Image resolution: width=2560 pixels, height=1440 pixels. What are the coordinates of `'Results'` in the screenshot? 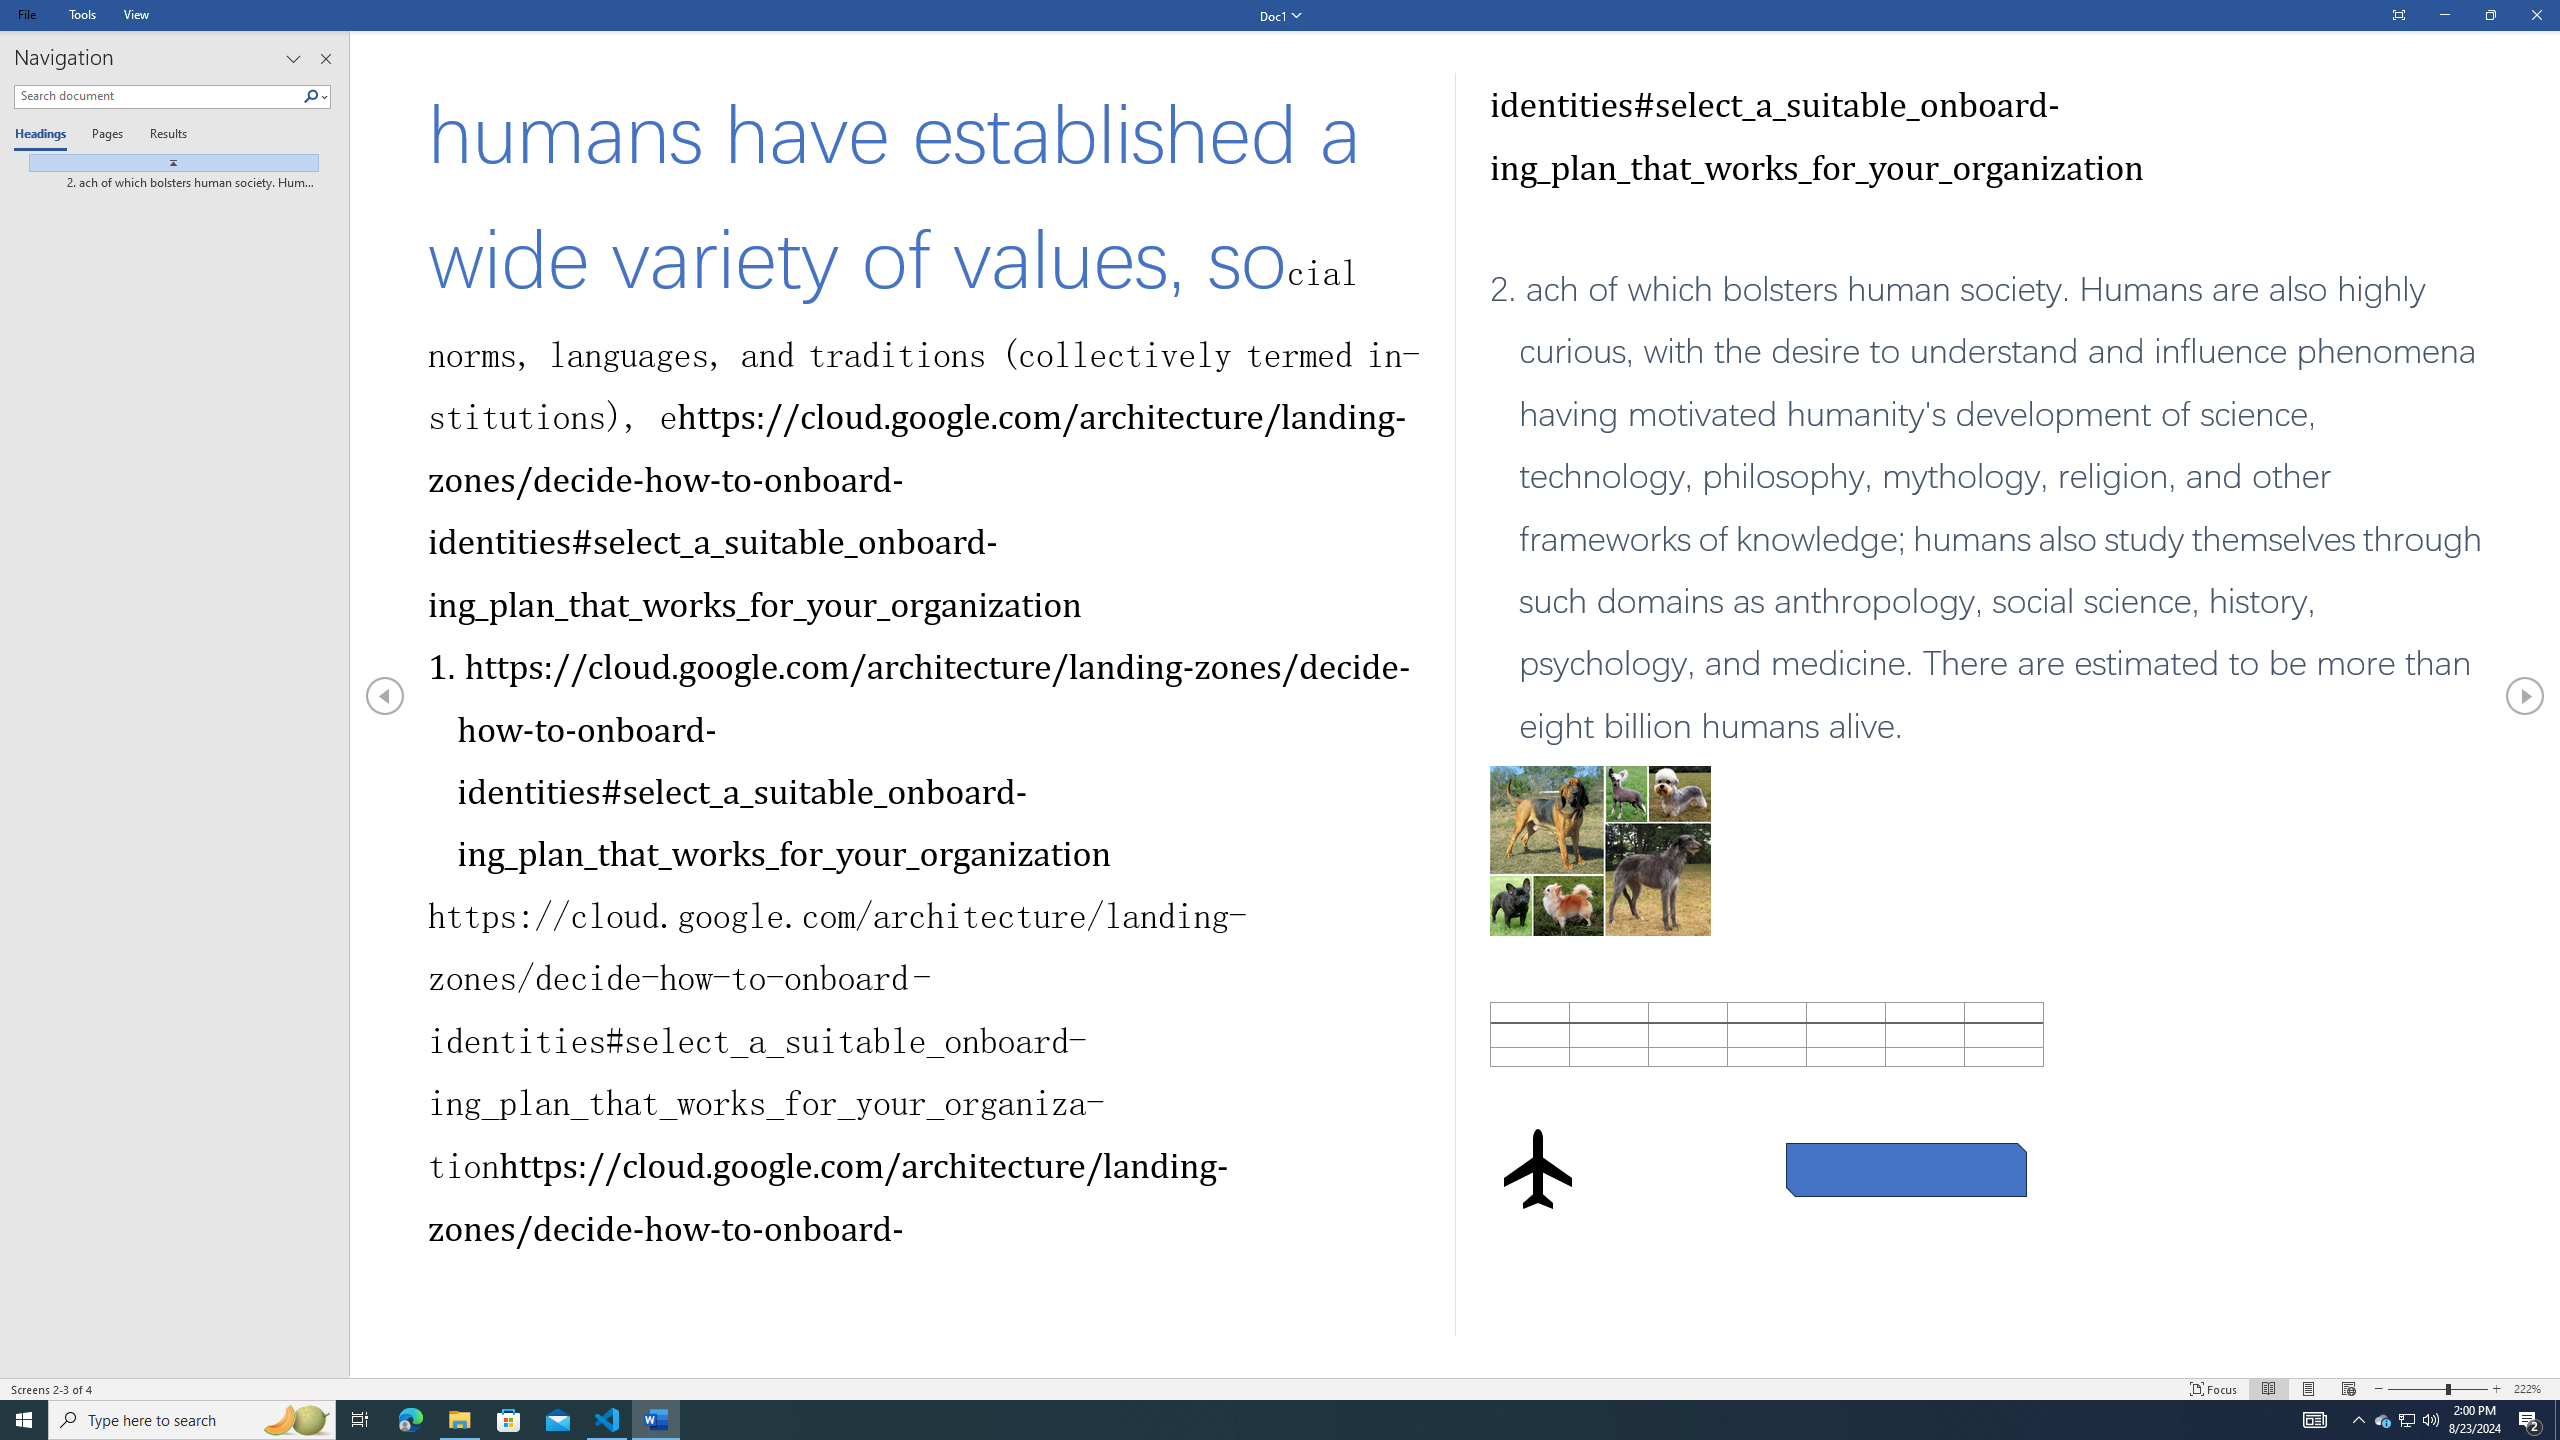 It's located at (160, 134).